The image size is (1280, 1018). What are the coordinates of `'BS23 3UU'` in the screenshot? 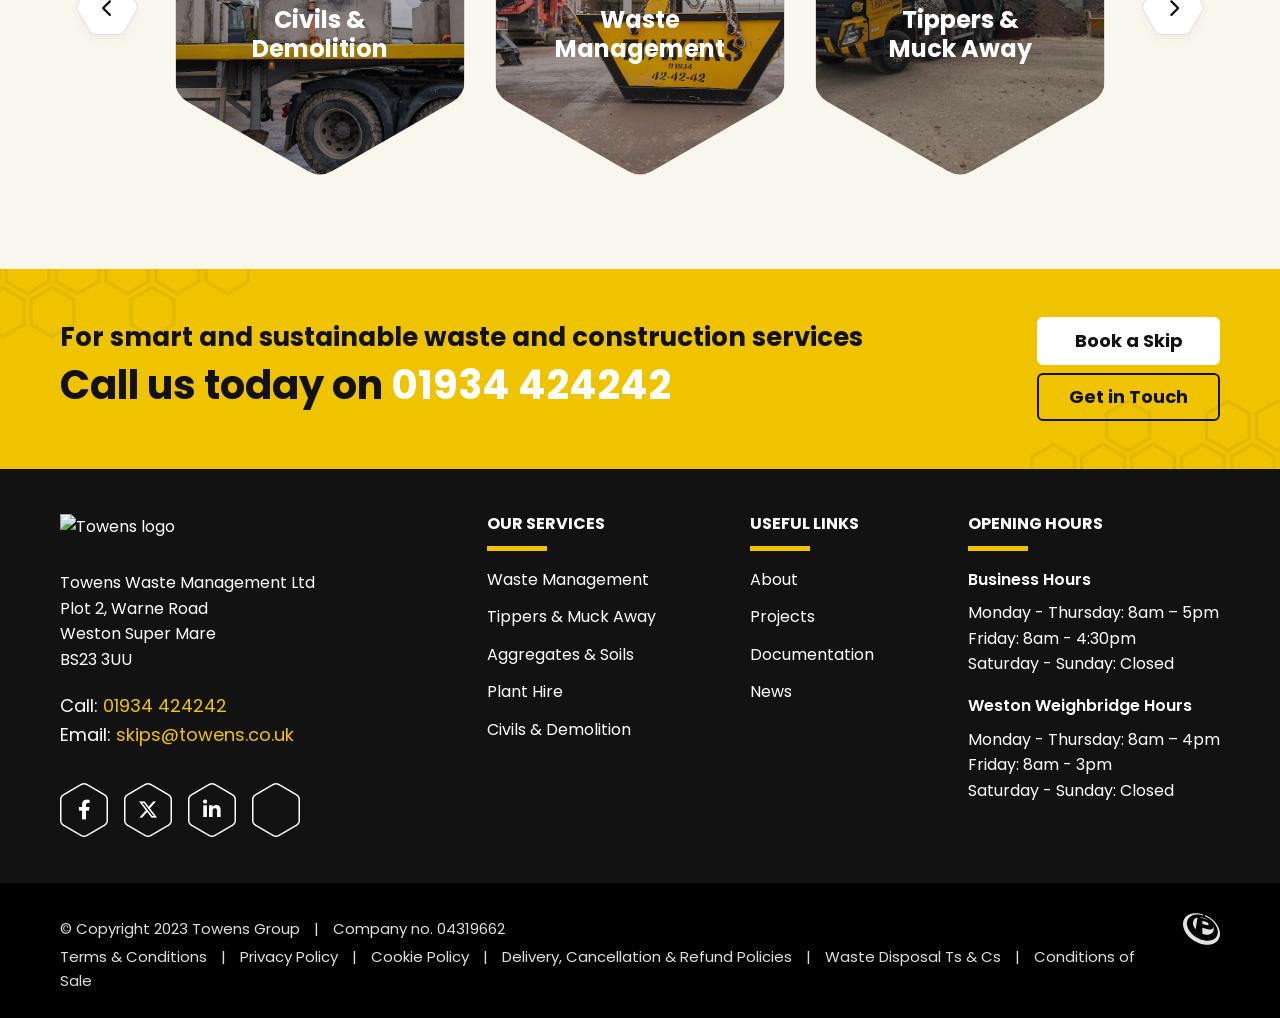 It's located at (60, 657).